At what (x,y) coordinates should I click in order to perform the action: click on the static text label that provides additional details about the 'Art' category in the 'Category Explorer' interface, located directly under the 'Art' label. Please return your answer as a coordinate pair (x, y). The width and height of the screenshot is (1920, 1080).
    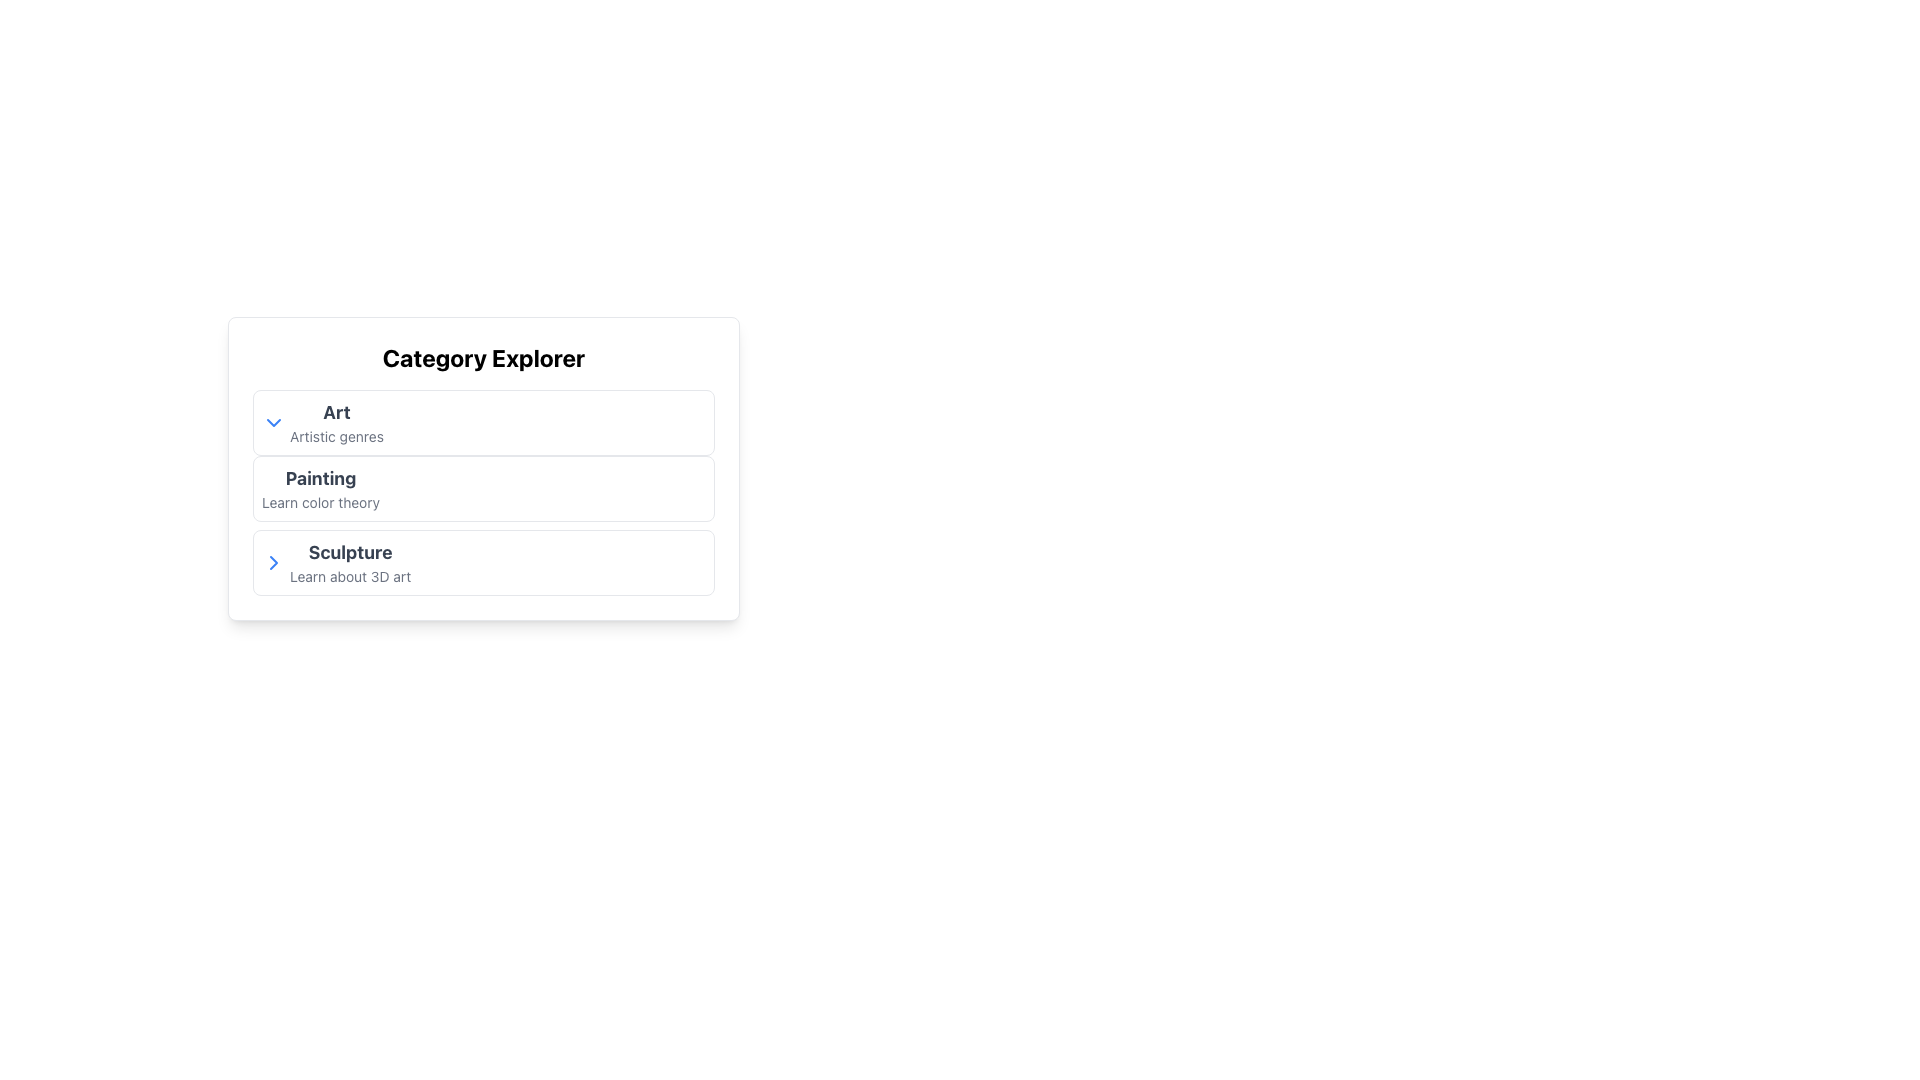
    Looking at the image, I should click on (336, 435).